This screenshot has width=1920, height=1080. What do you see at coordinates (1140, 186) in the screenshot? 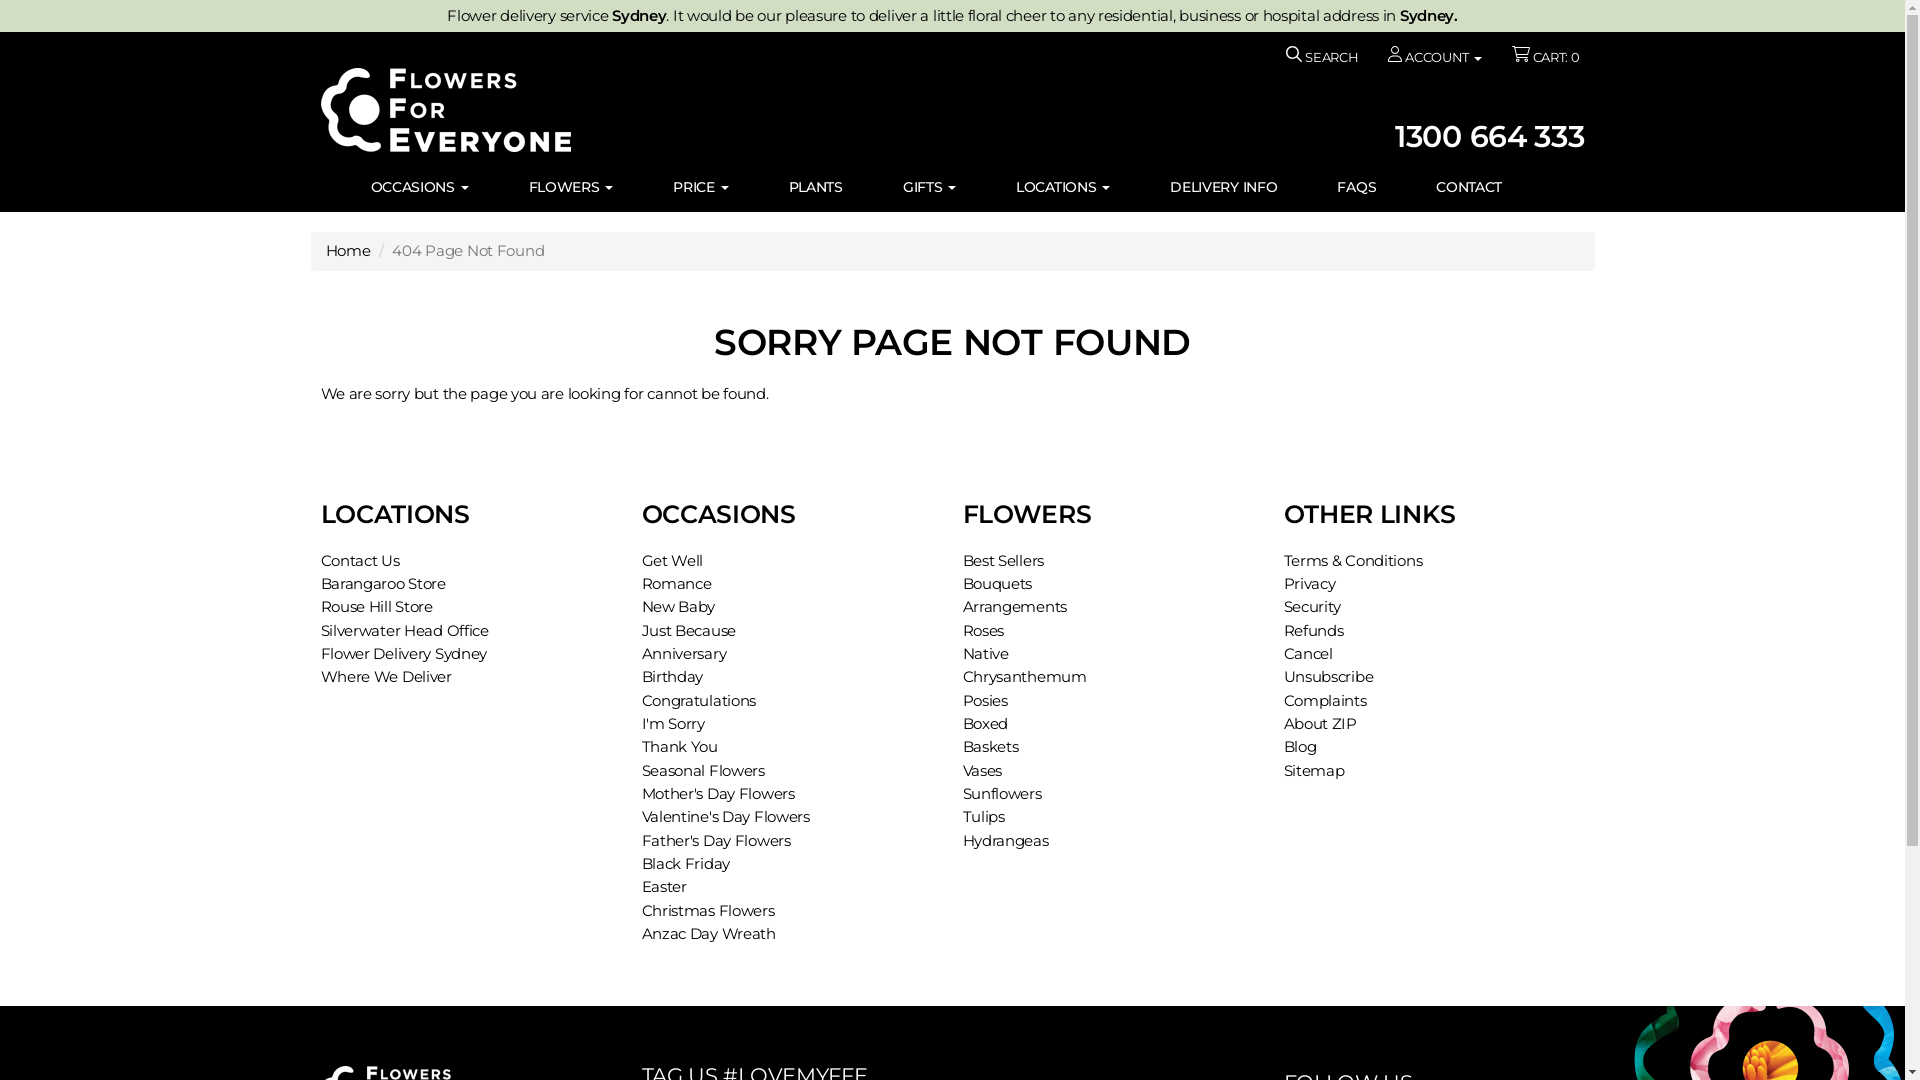
I see `'DELIVERY INFO'` at bounding box center [1140, 186].